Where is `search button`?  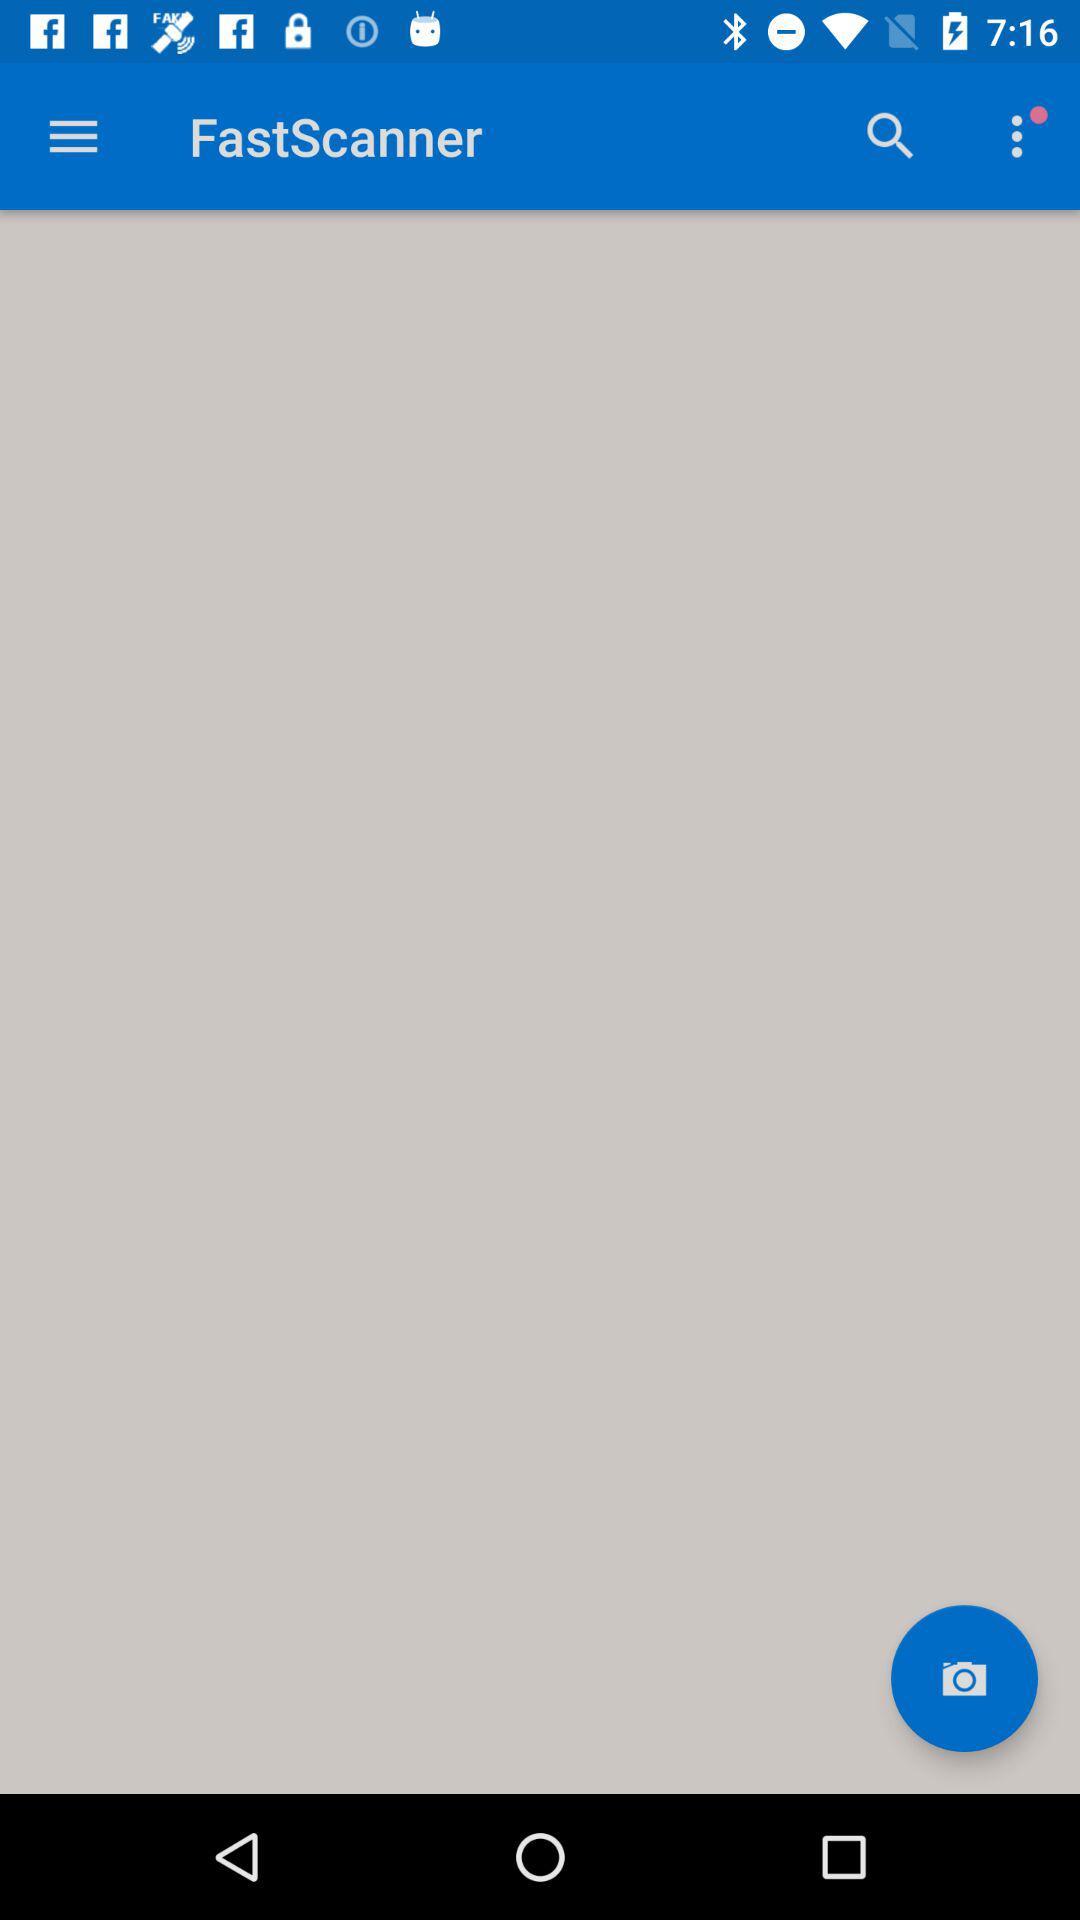
search button is located at coordinates (890, 135).